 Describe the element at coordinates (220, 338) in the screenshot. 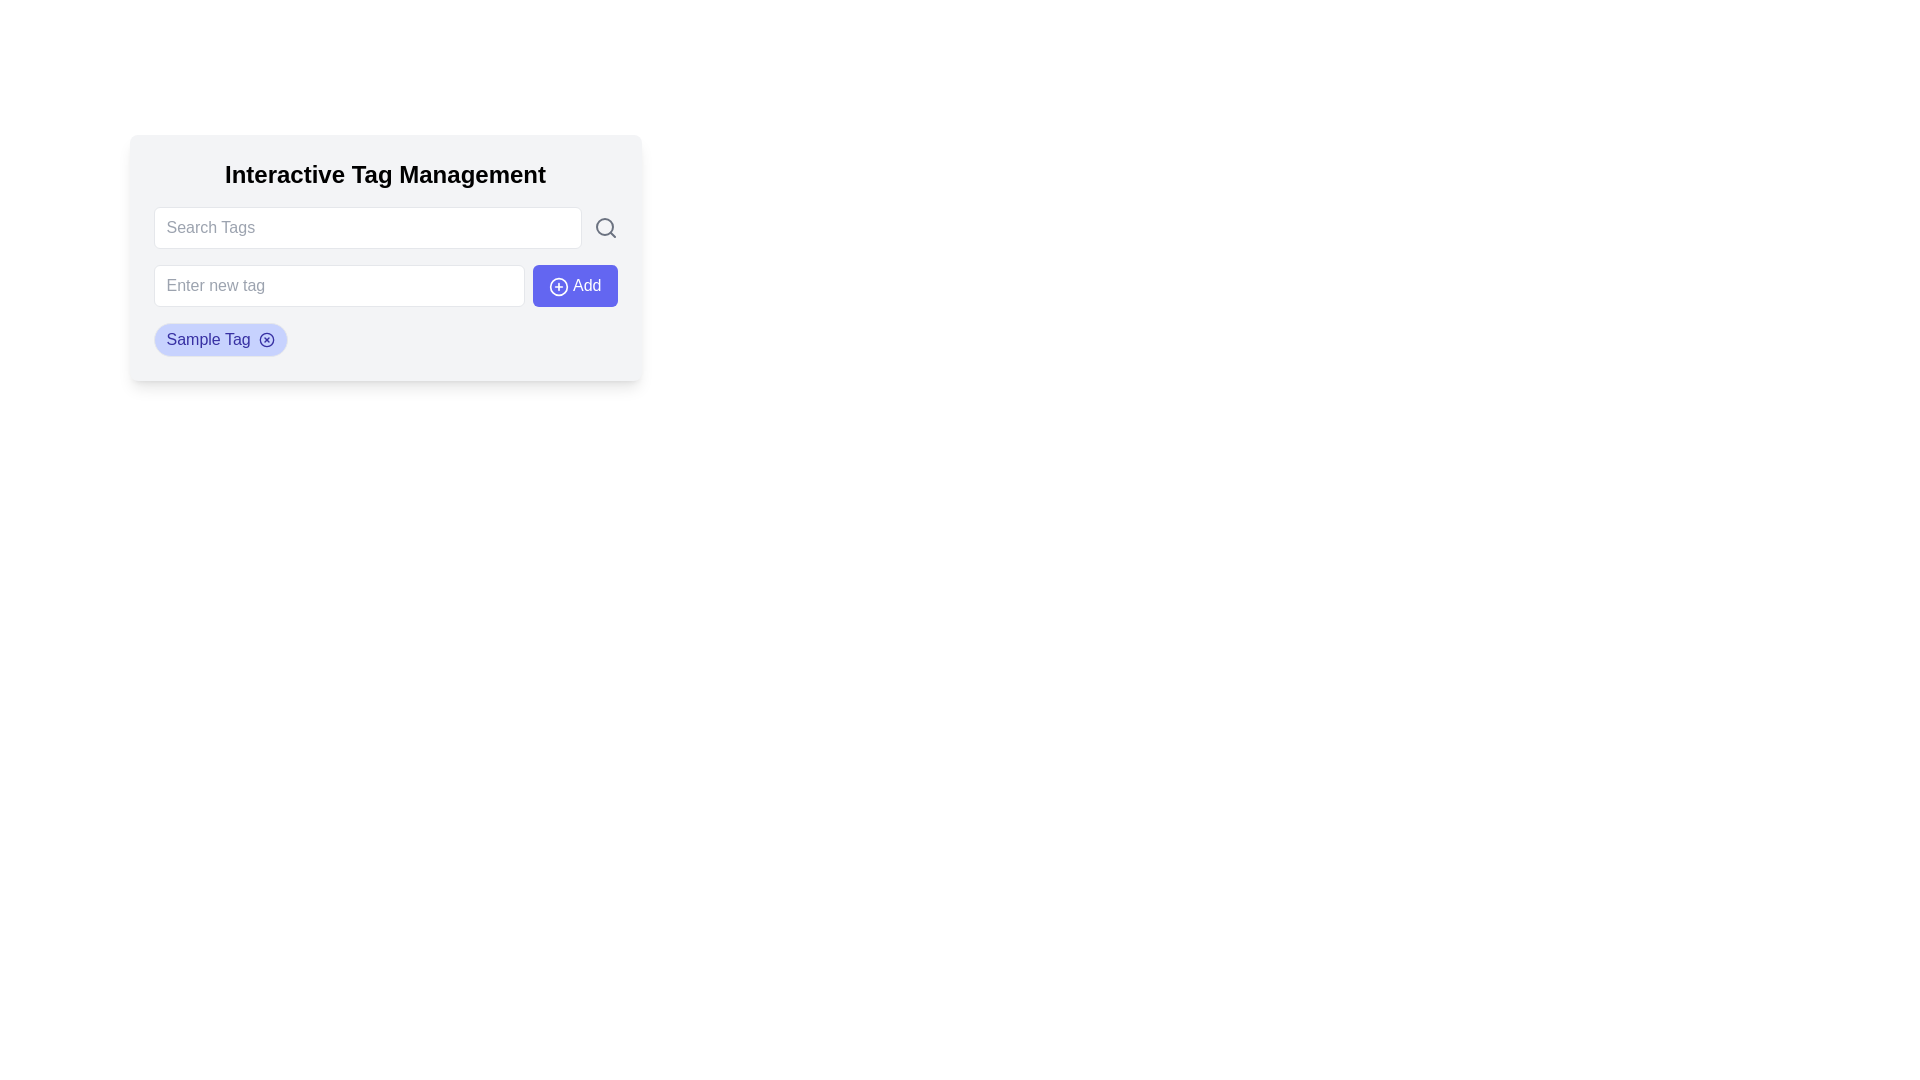

I see `the 'x' button on the right side of the light blue 'Sample Tag'` at that location.